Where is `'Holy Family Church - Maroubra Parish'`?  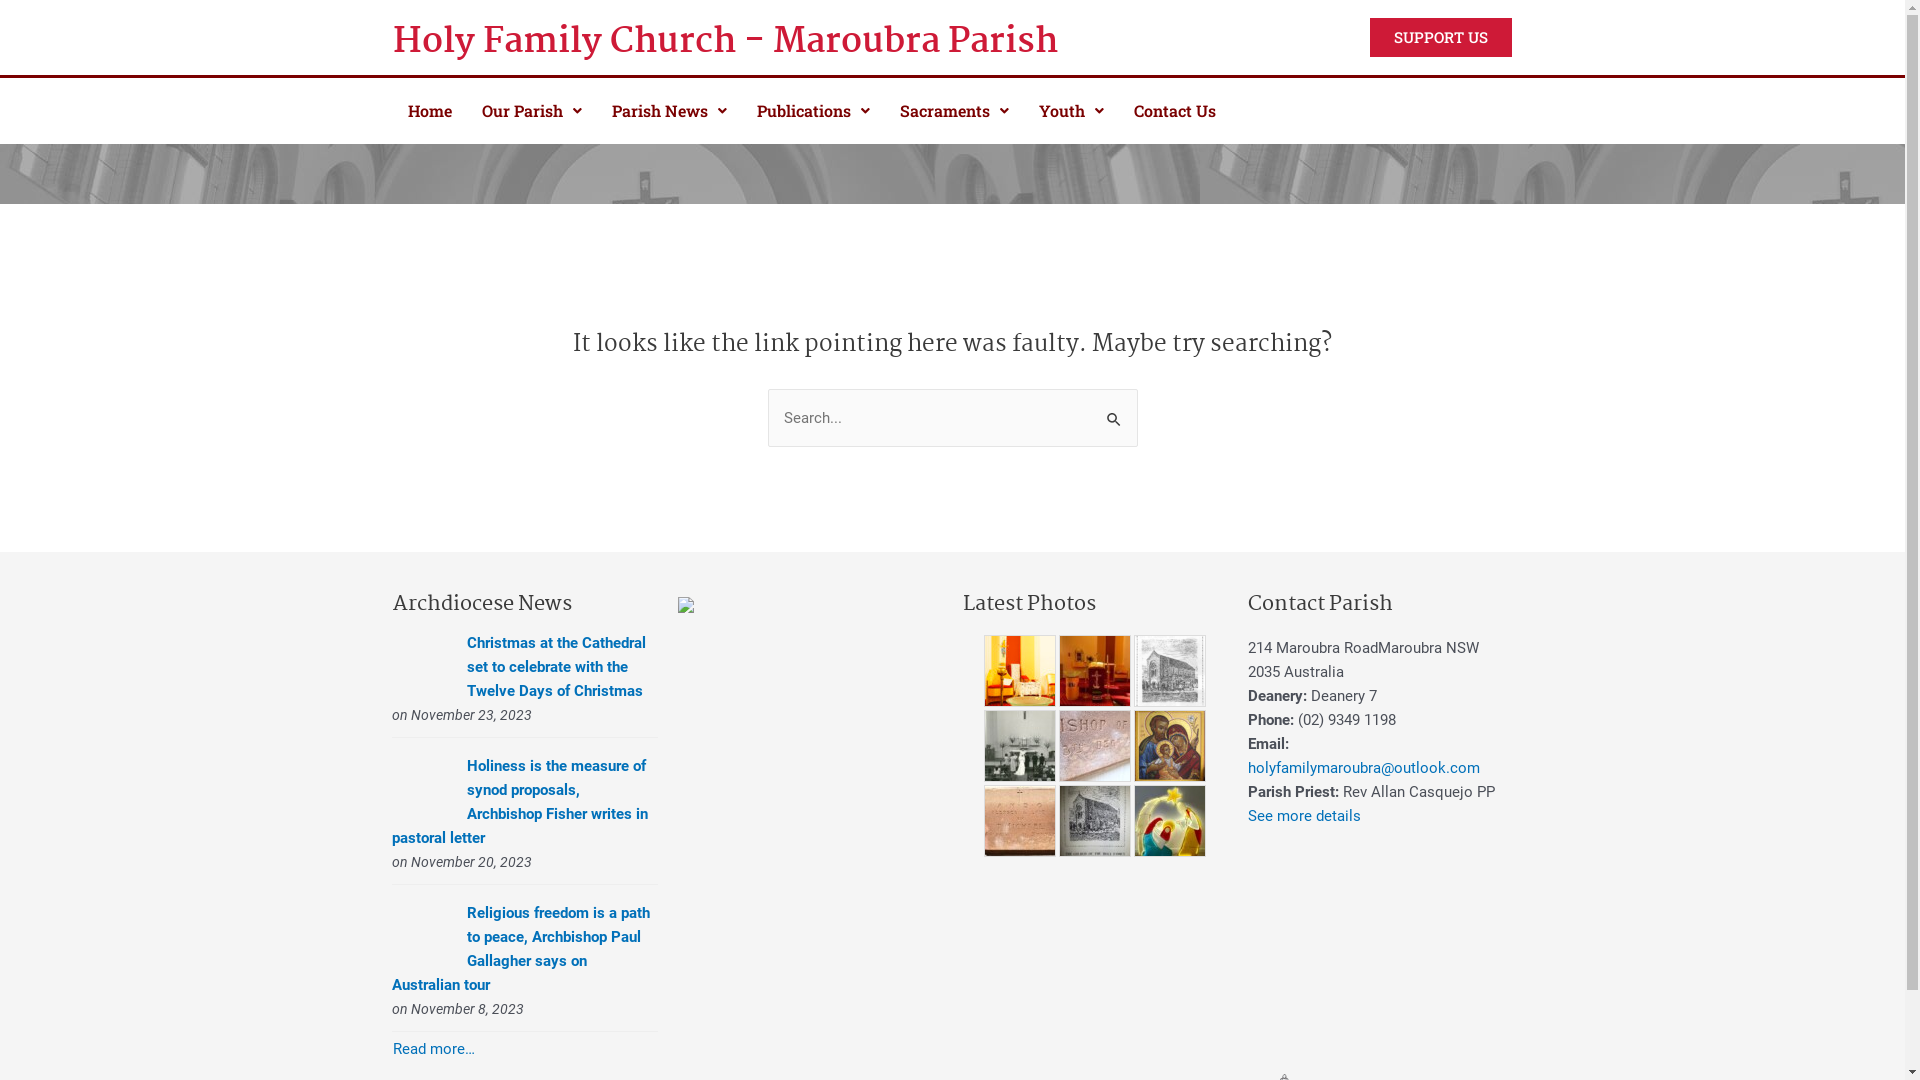 'Holy Family Church - Maroubra Parish' is located at coordinates (761, 42).